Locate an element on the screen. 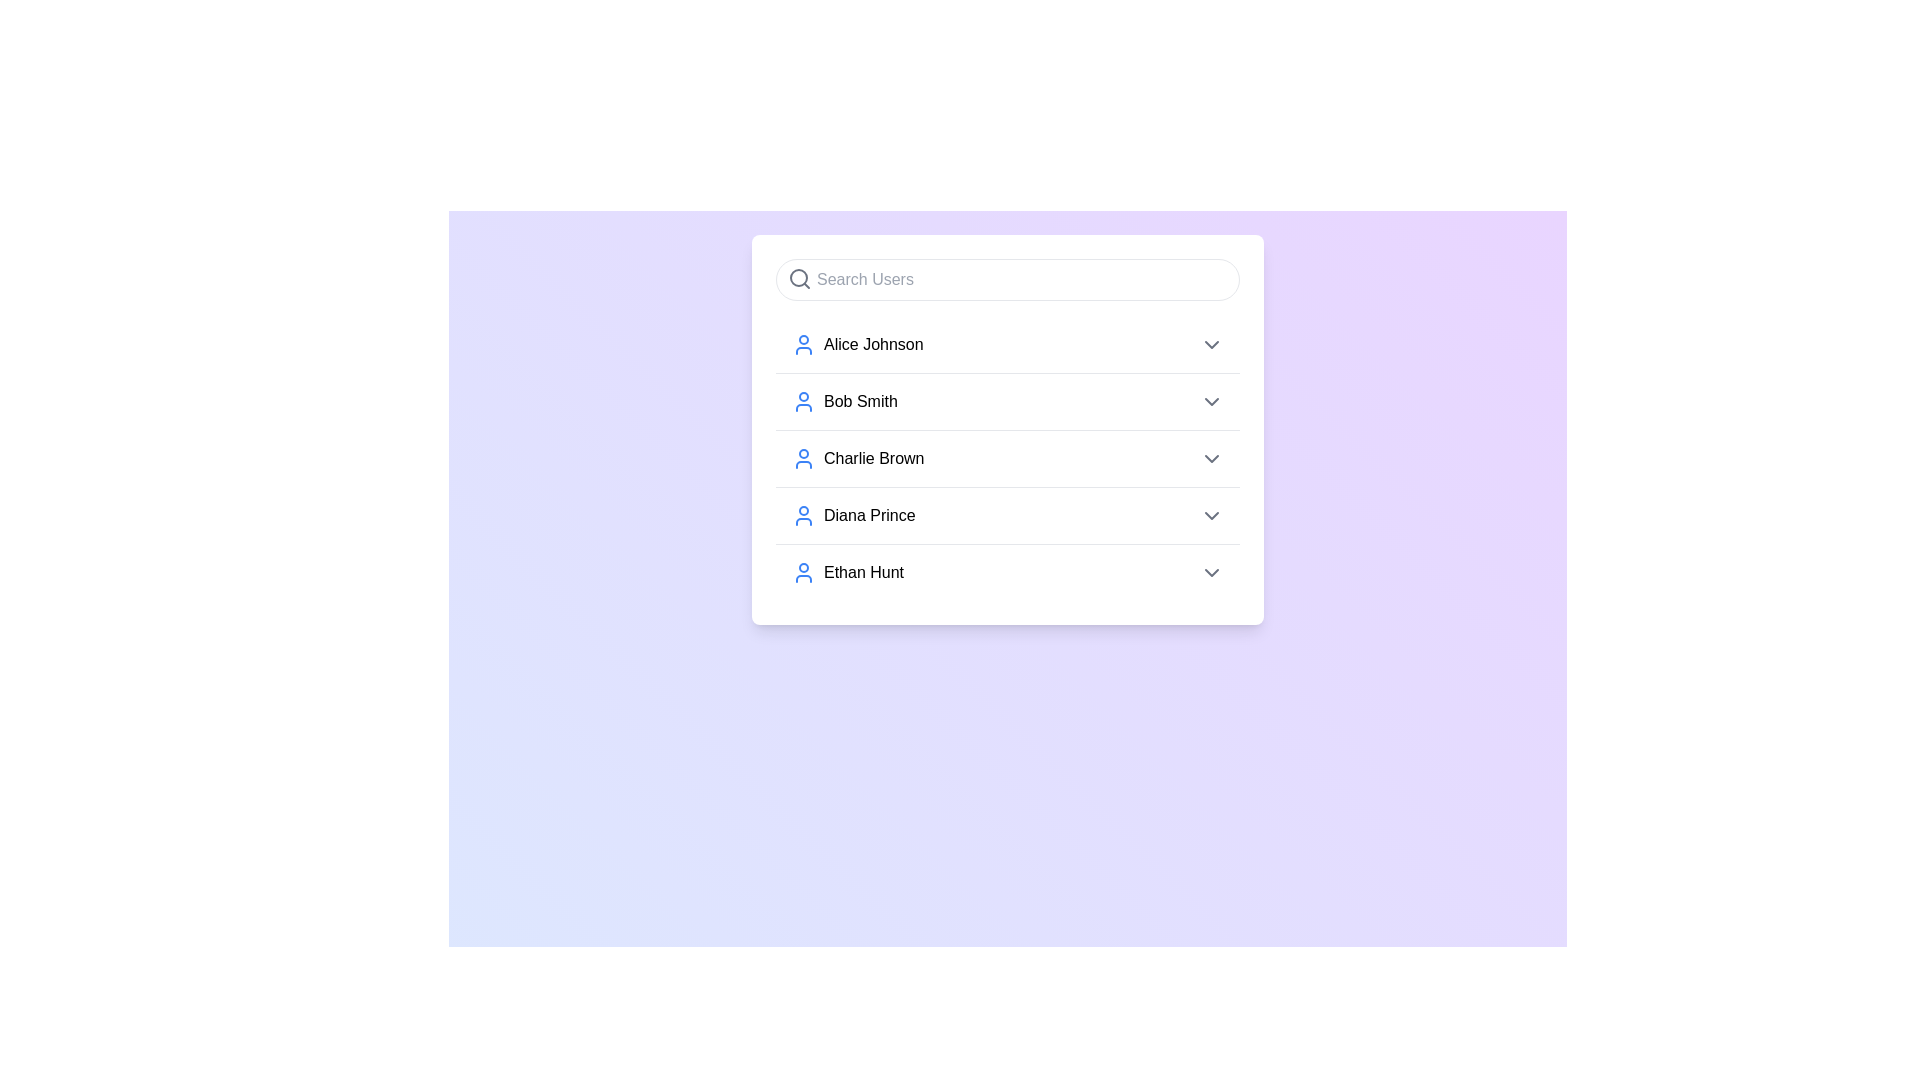 The height and width of the screenshot is (1080, 1920). the search icon located in the upper-left area of the search input box, positioned just to the left of the placeholder text 'Search Users' is located at coordinates (800, 278).